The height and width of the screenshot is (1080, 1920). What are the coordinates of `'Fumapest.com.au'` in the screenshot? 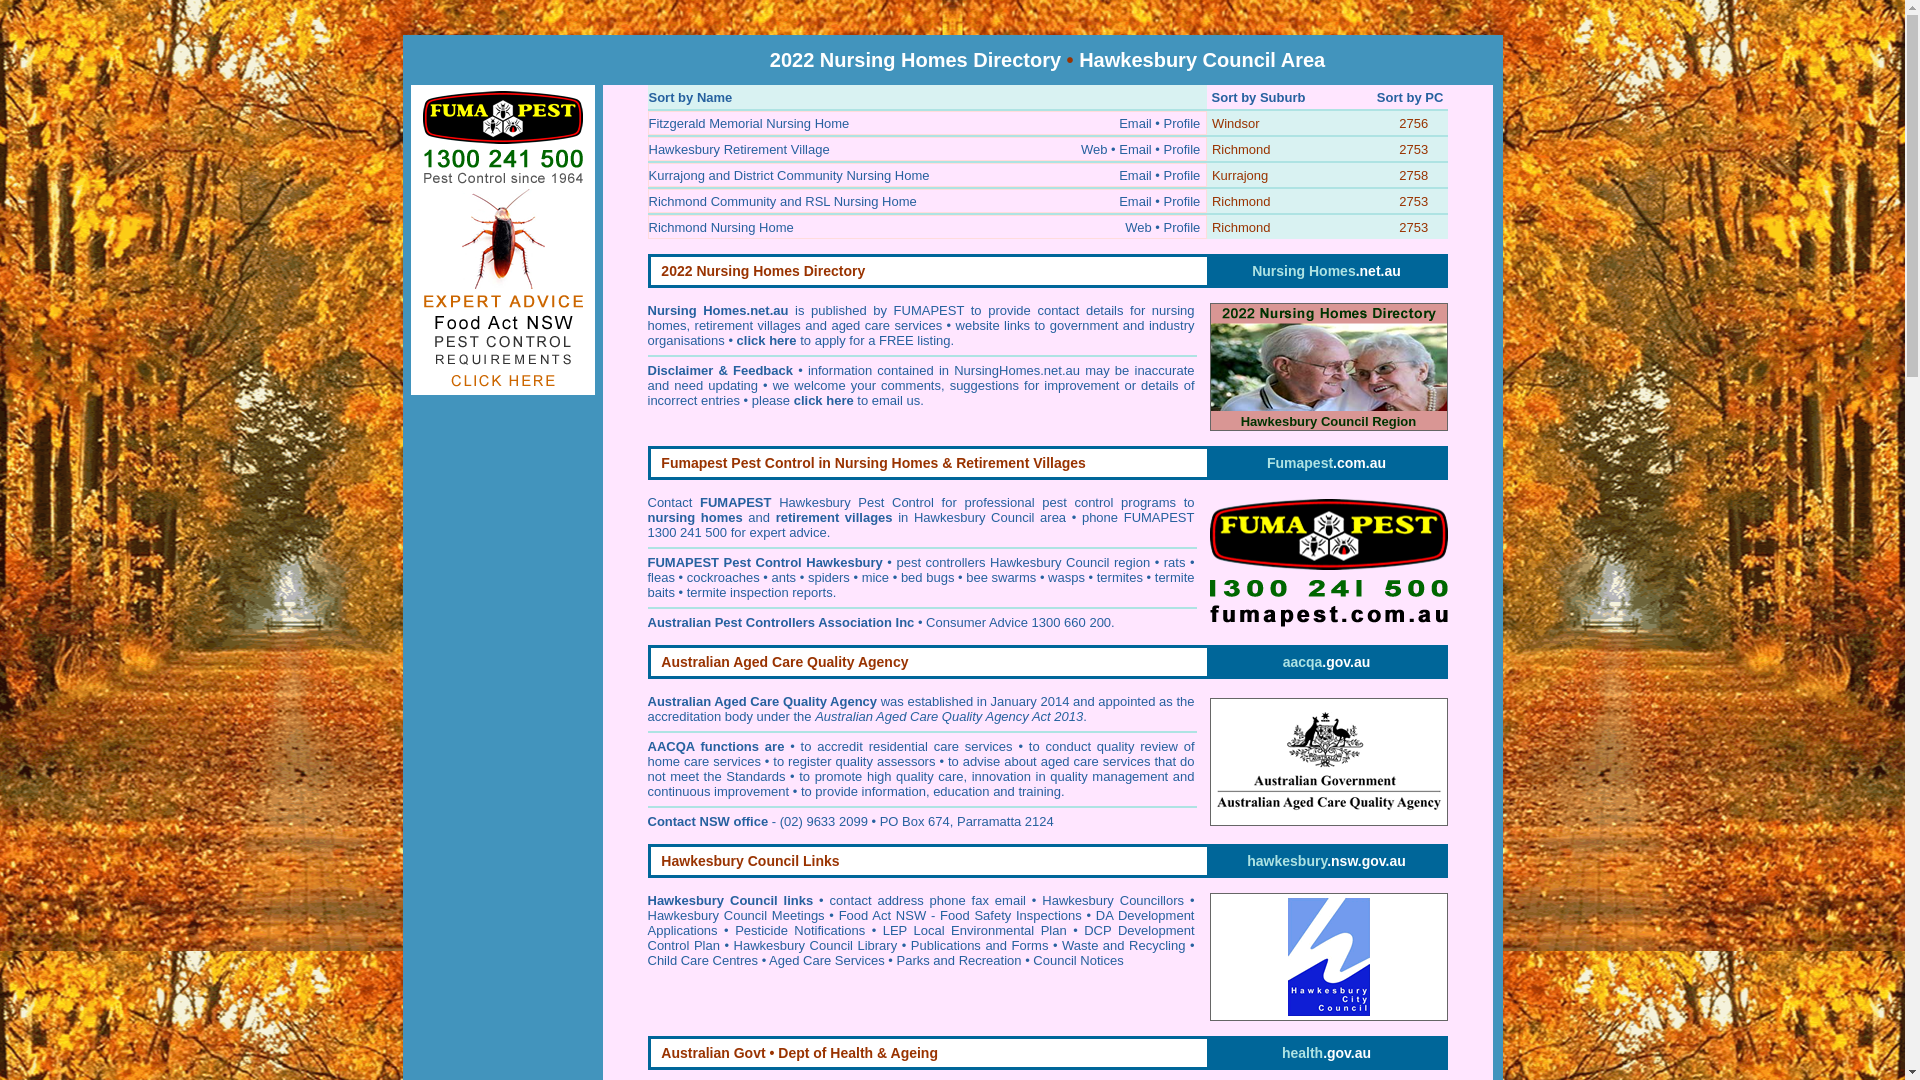 It's located at (1326, 462).